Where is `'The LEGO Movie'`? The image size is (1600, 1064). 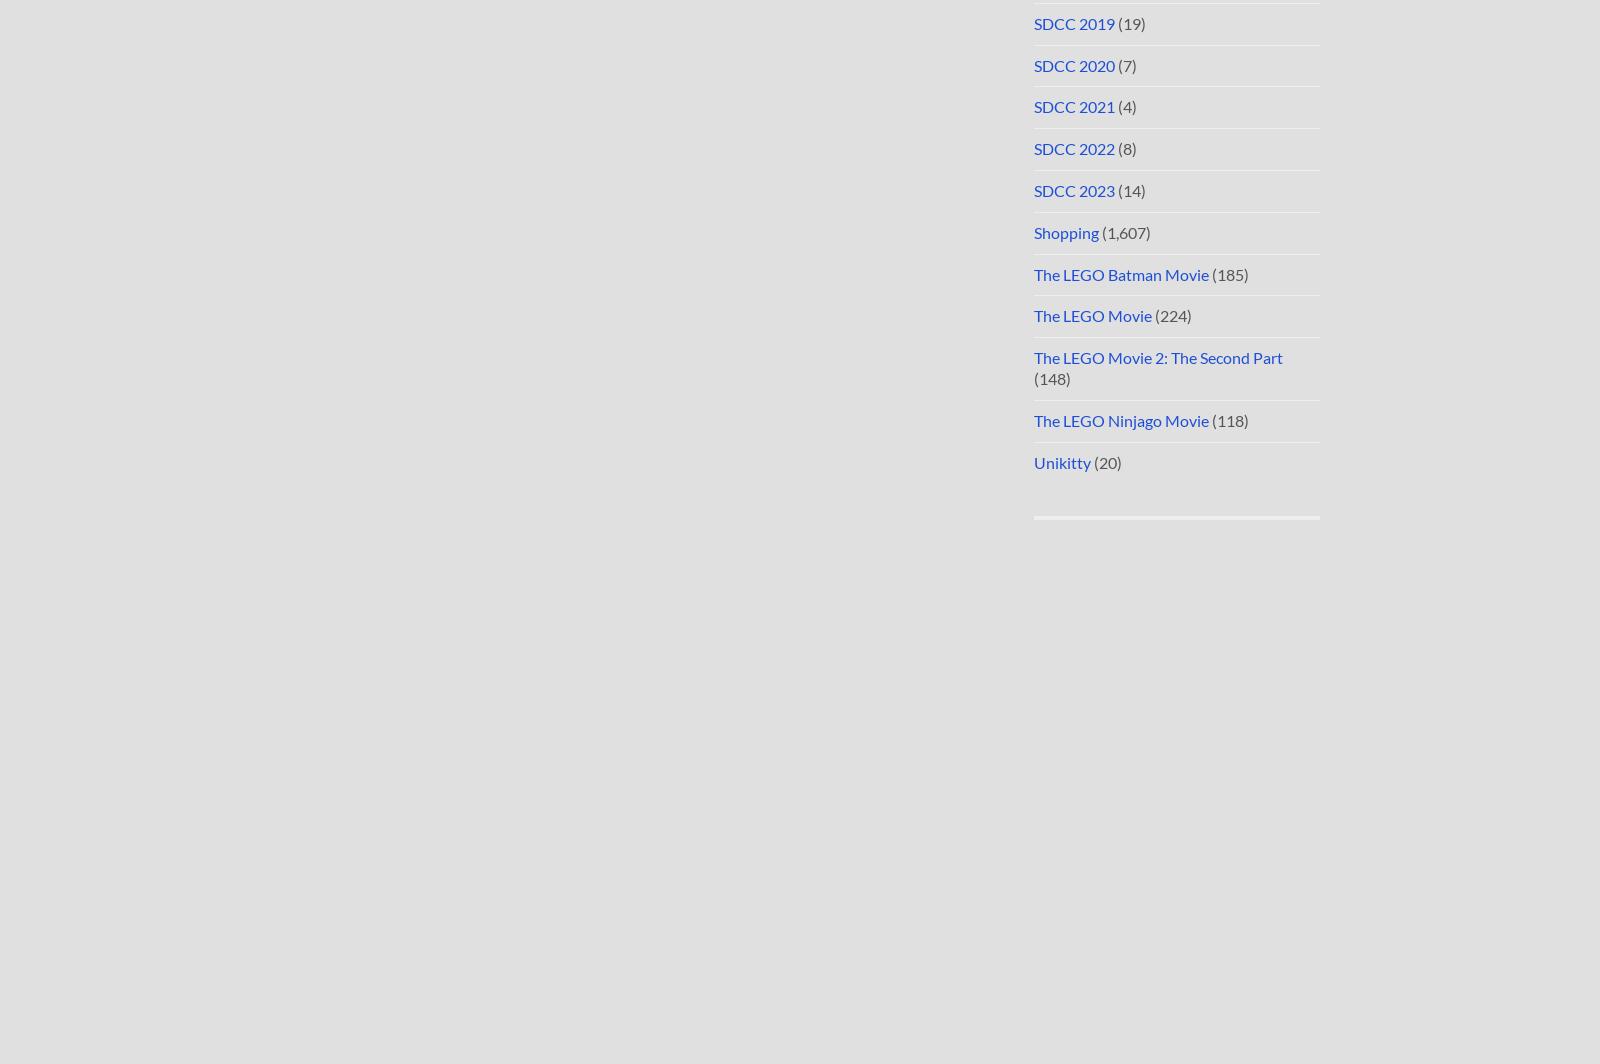 'The LEGO Movie' is located at coordinates (1033, 315).